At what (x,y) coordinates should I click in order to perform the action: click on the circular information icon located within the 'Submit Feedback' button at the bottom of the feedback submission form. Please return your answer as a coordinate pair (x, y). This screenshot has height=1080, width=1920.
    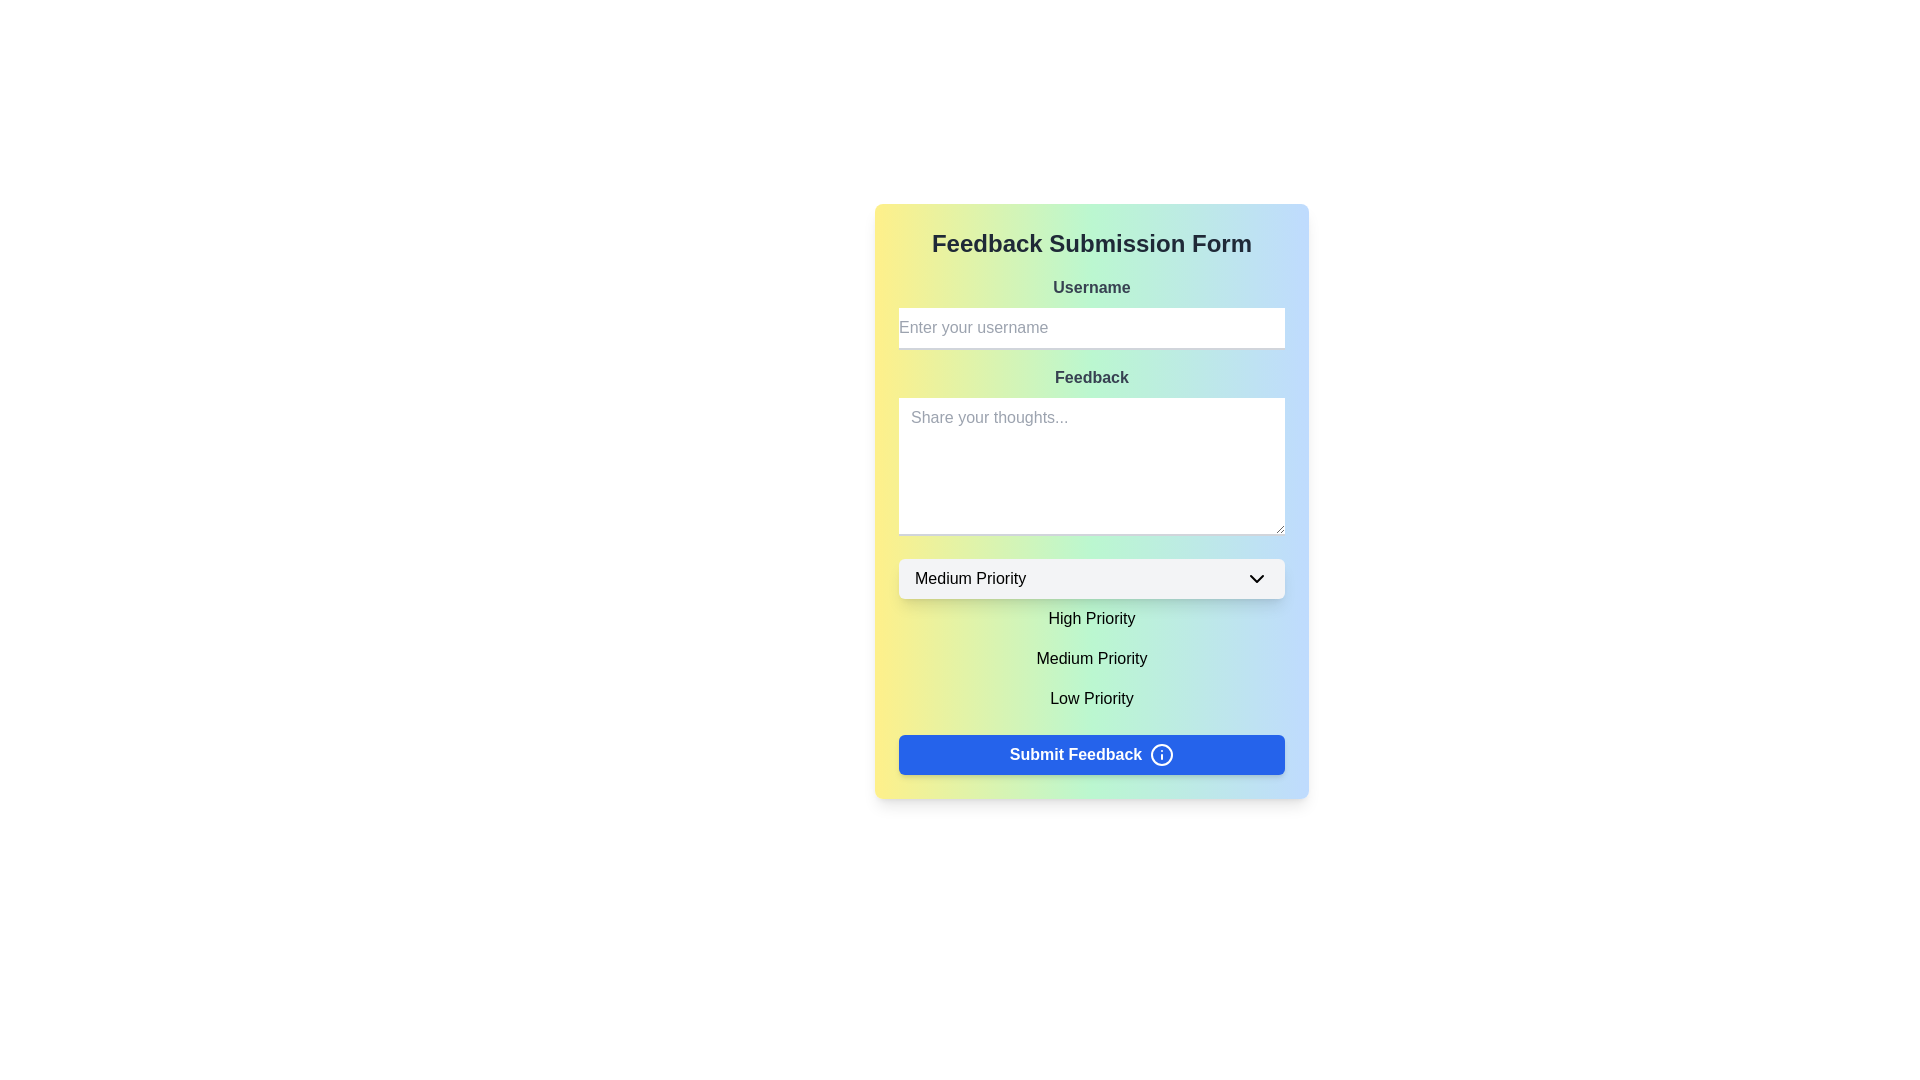
    Looking at the image, I should click on (1162, 755).